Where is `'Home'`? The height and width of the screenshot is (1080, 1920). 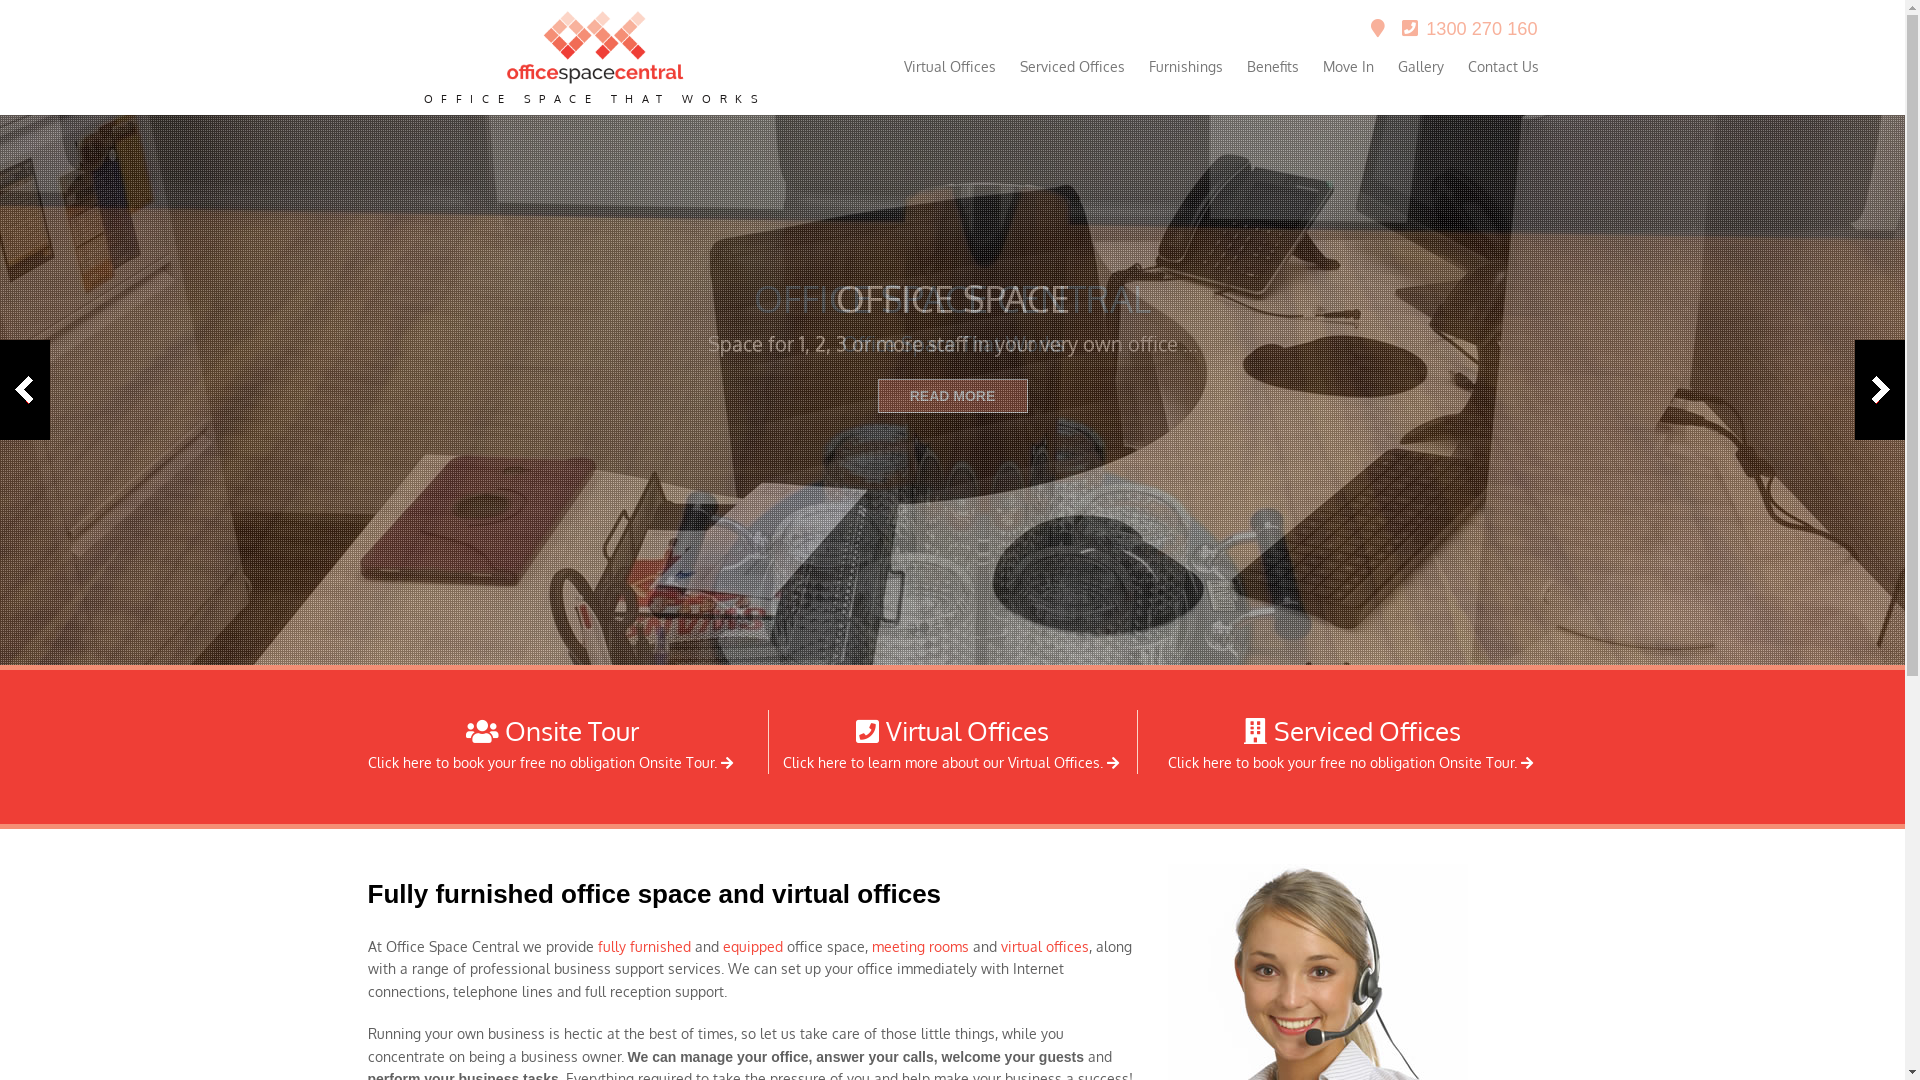
'Home' is located at coordinates (594, 78).